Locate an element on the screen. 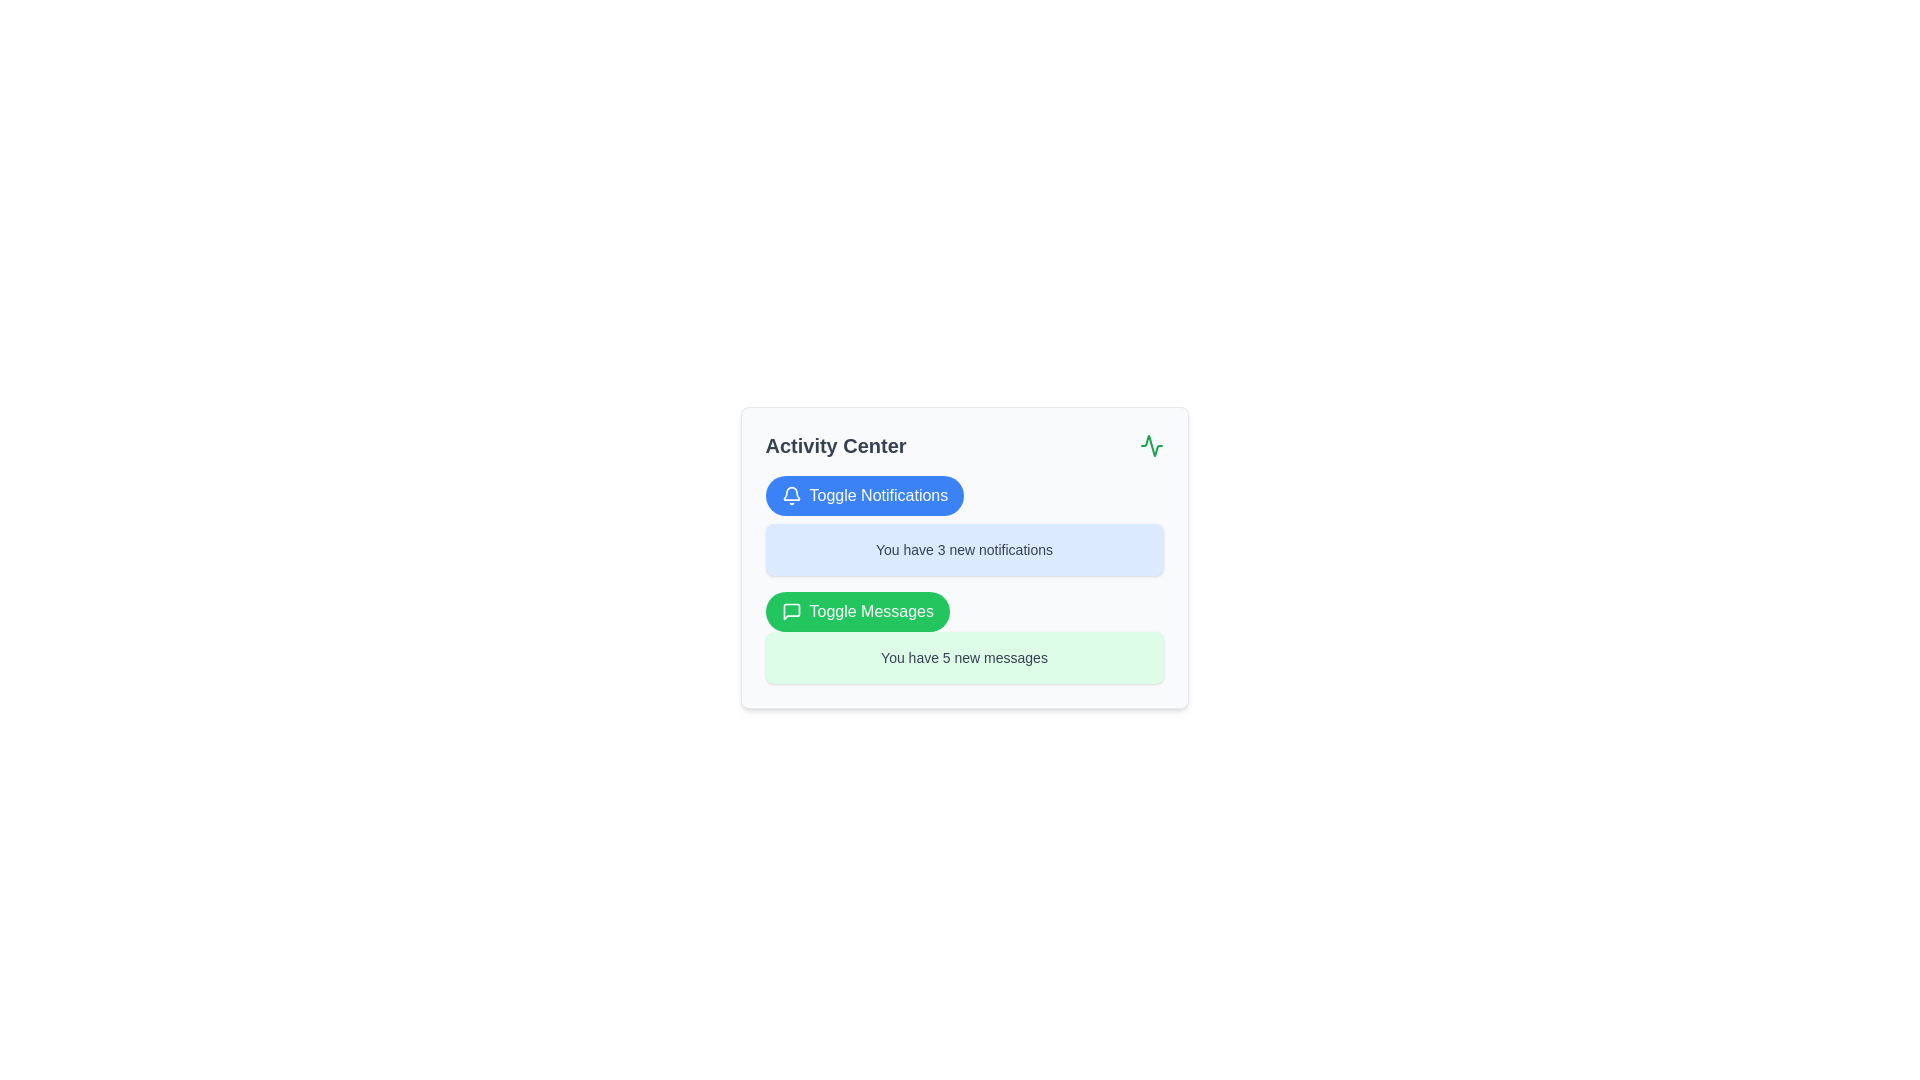 The height and width of the screenshot is (1080, 1920). text message 'You have 5 new messages' displayed in a small gray font within the green notification box located at the bottom of the Activity Center panel is located at coordinates (964, 658).